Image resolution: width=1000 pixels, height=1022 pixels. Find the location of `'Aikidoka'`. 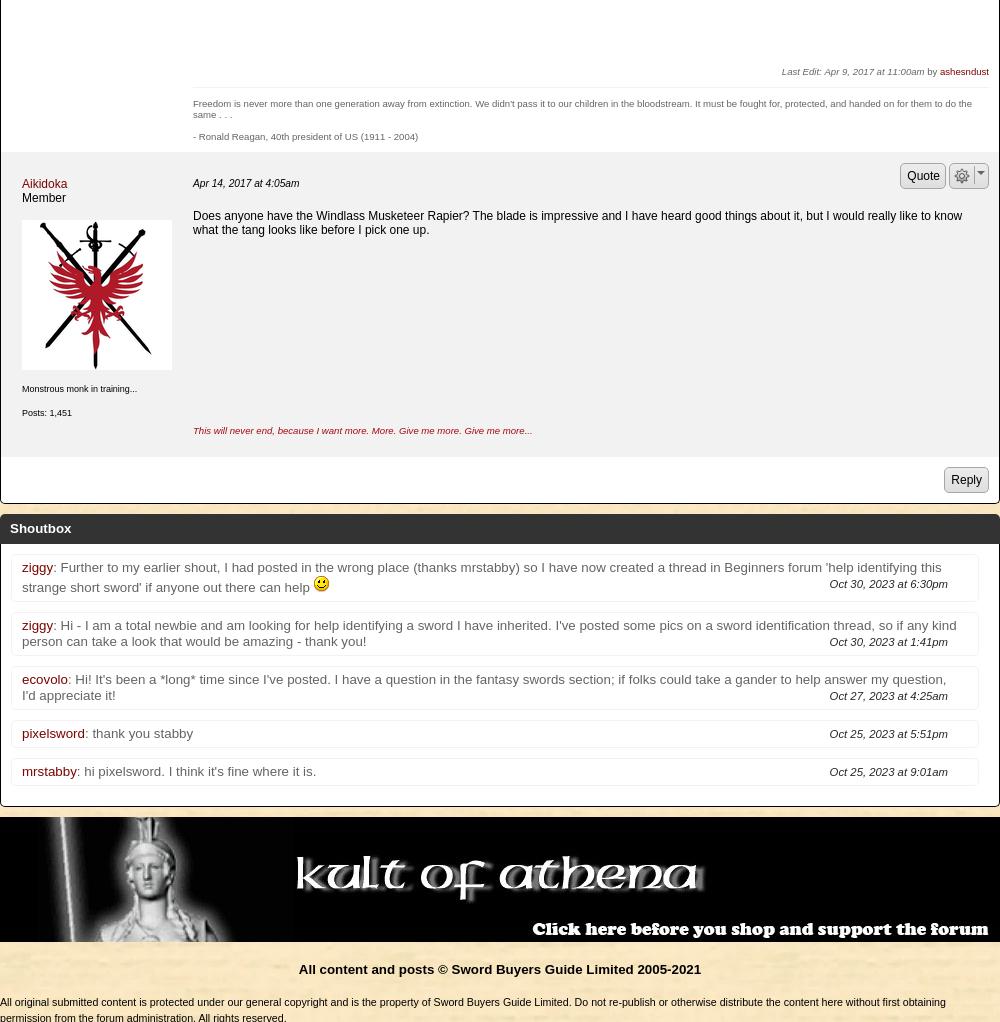

'Aikidoka' is located at coordinates (22, 182).